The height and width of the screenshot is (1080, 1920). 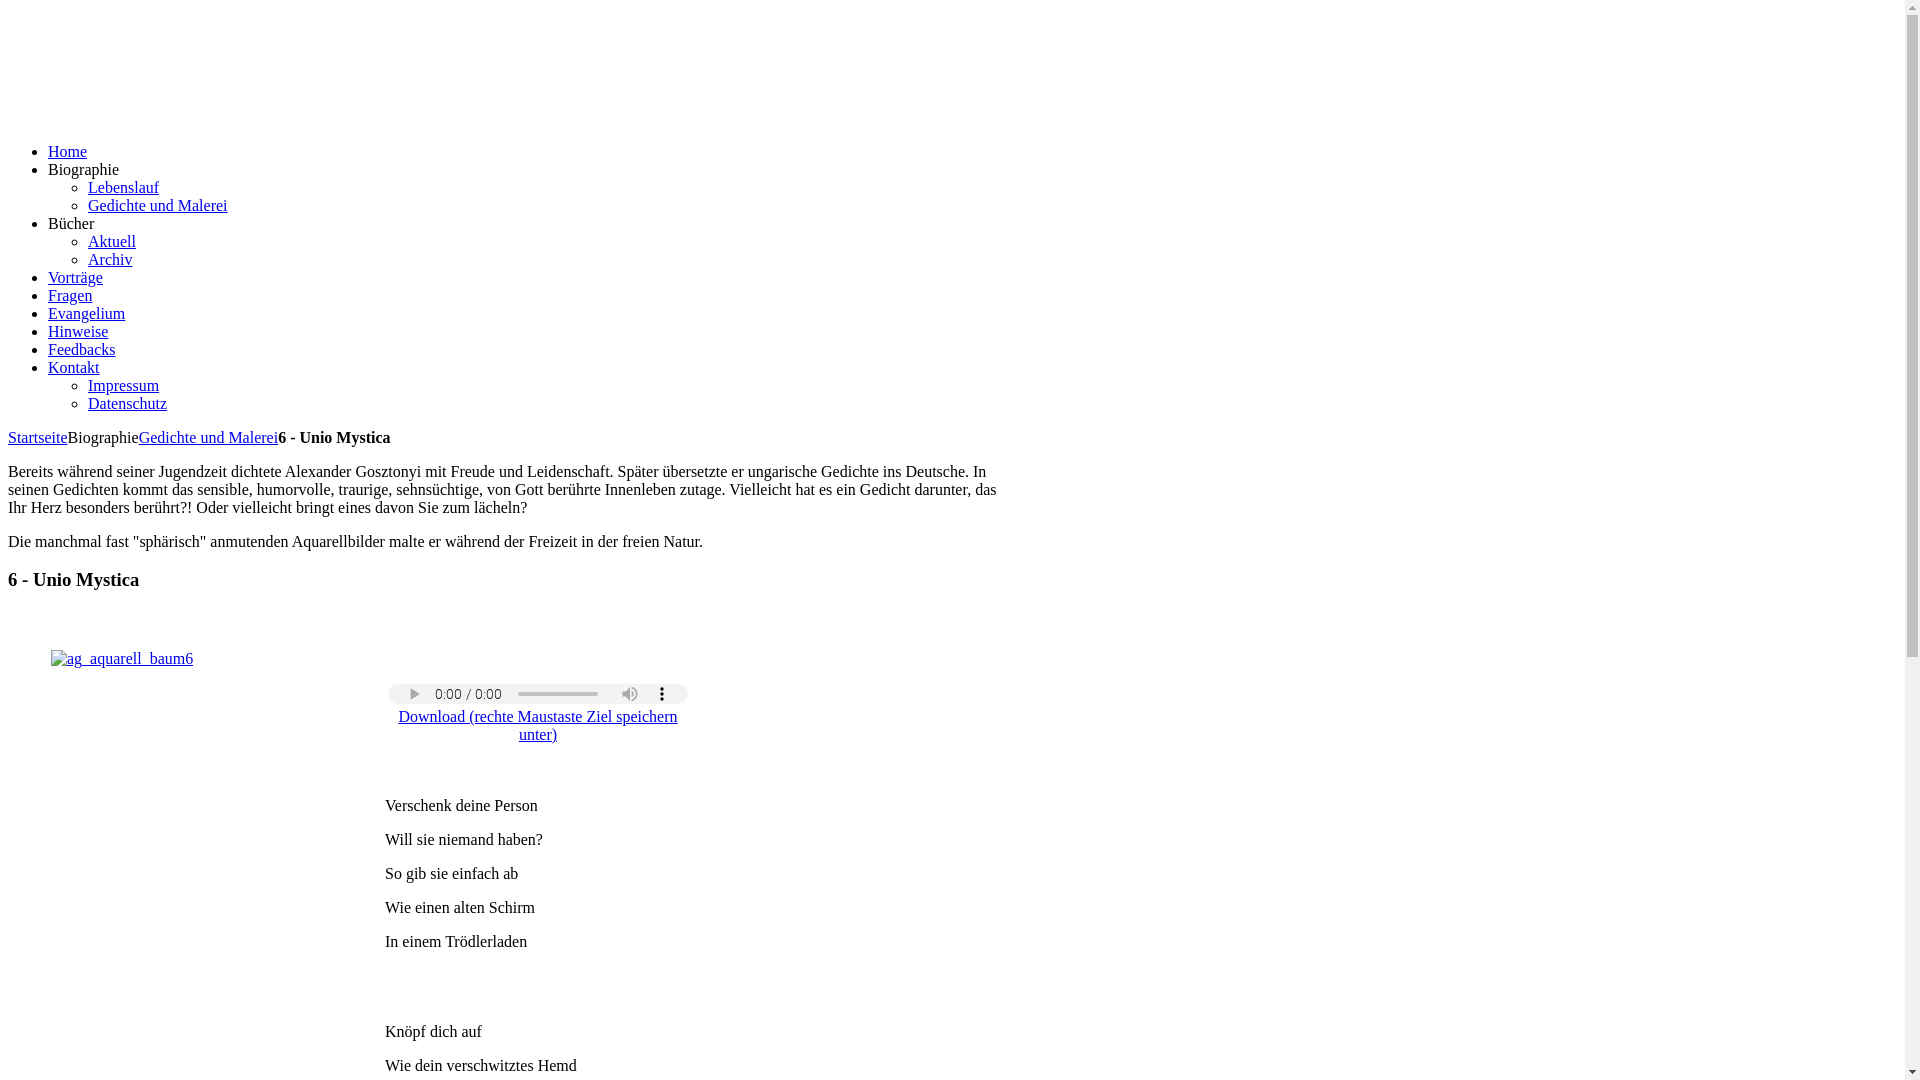 I want to click on 'Startseite', so click(x=38, y=436).